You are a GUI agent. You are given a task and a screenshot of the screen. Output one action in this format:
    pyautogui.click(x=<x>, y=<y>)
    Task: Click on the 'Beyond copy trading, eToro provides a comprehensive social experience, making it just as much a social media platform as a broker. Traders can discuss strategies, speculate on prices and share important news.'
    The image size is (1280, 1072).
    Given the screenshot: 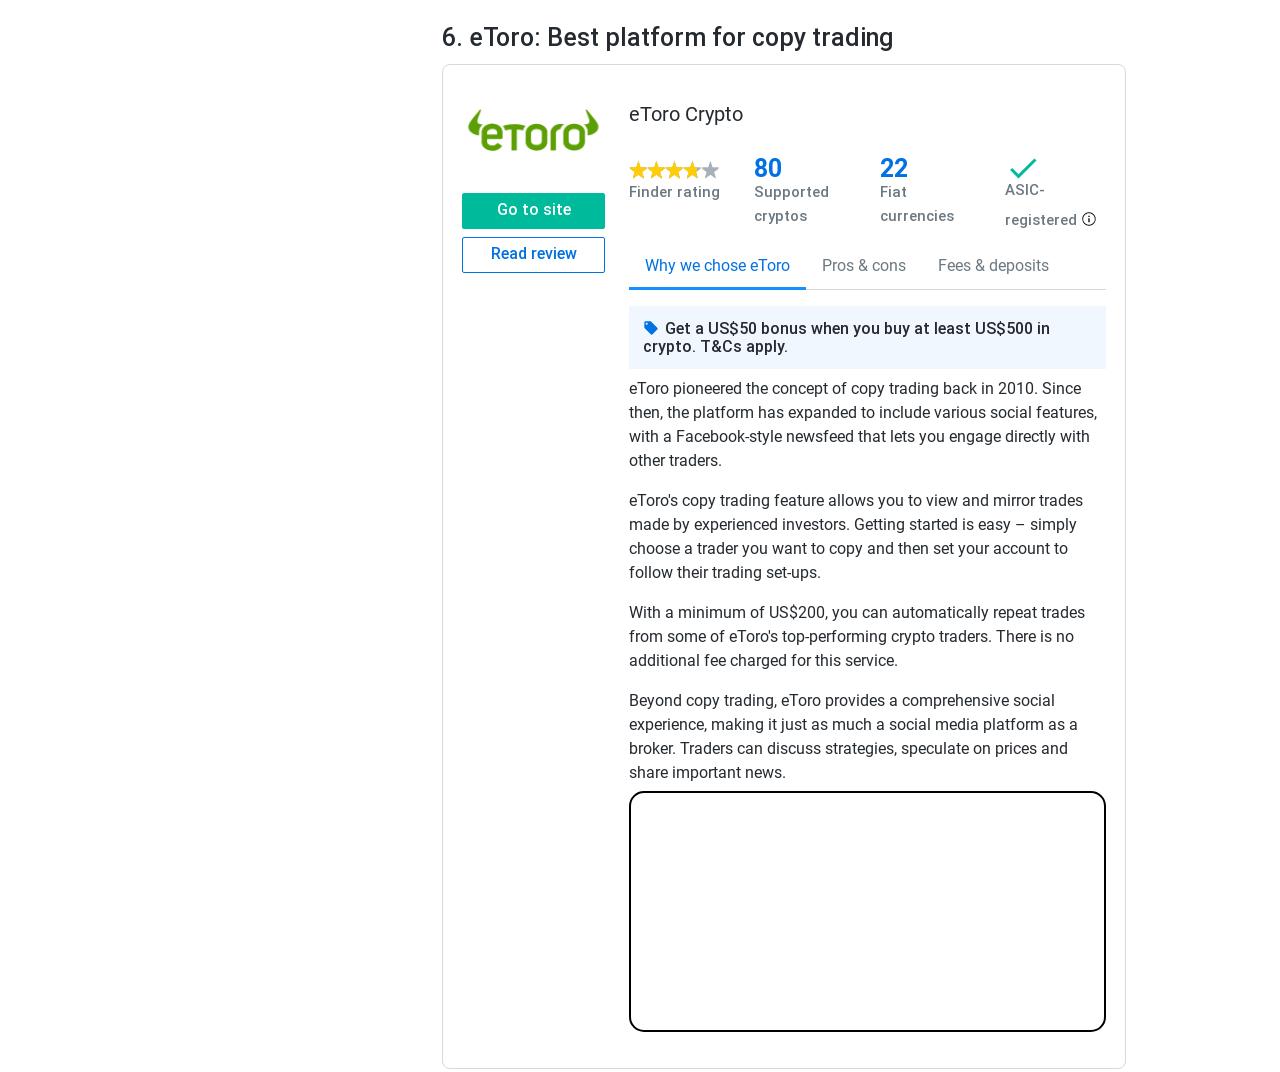 What is the action you would take?
    pyautogui.click(x=853, y=735)
    